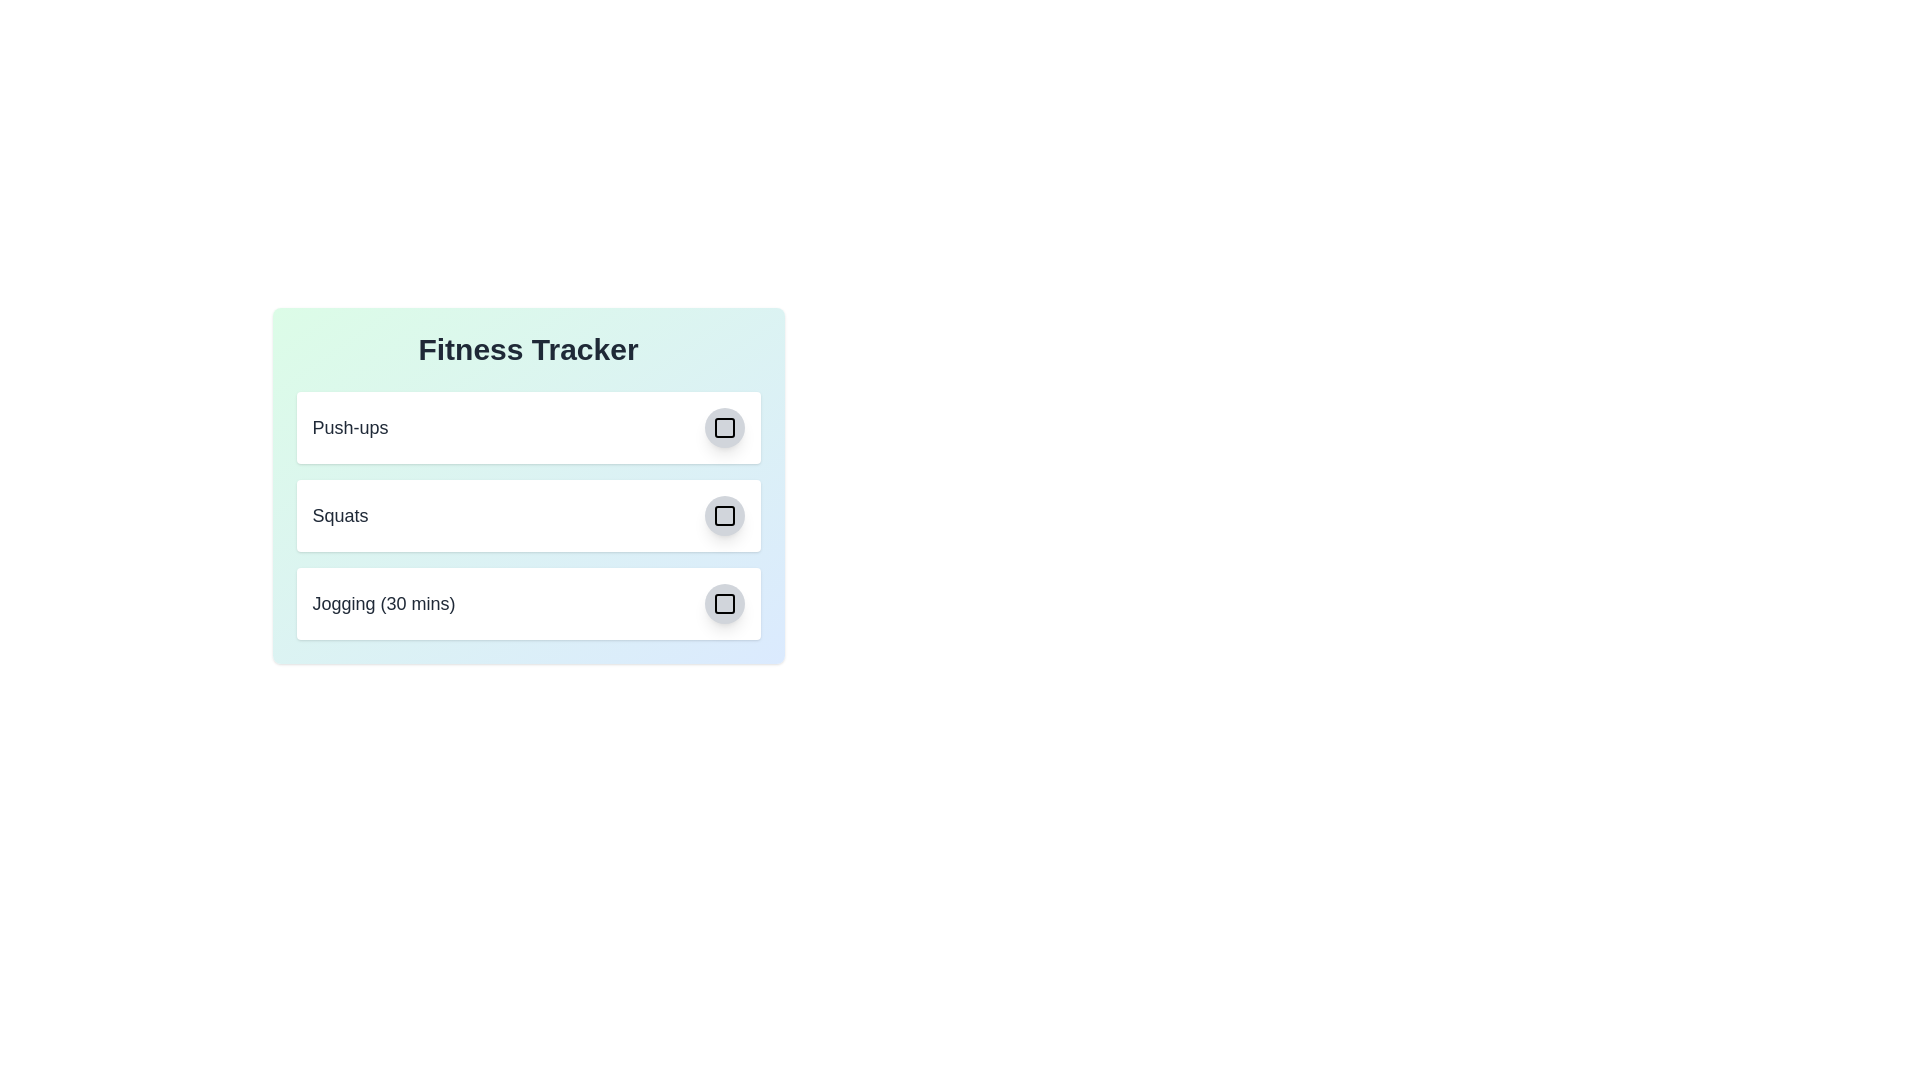 This screenshot has width=1920, height=1080. What do you see at coordinates (723, 603) in the screenshot?
I see `the checkbox icon corresponding to the exercise Jogging (30 mins) to toggle its completion status` at bounding box center [723, 603].